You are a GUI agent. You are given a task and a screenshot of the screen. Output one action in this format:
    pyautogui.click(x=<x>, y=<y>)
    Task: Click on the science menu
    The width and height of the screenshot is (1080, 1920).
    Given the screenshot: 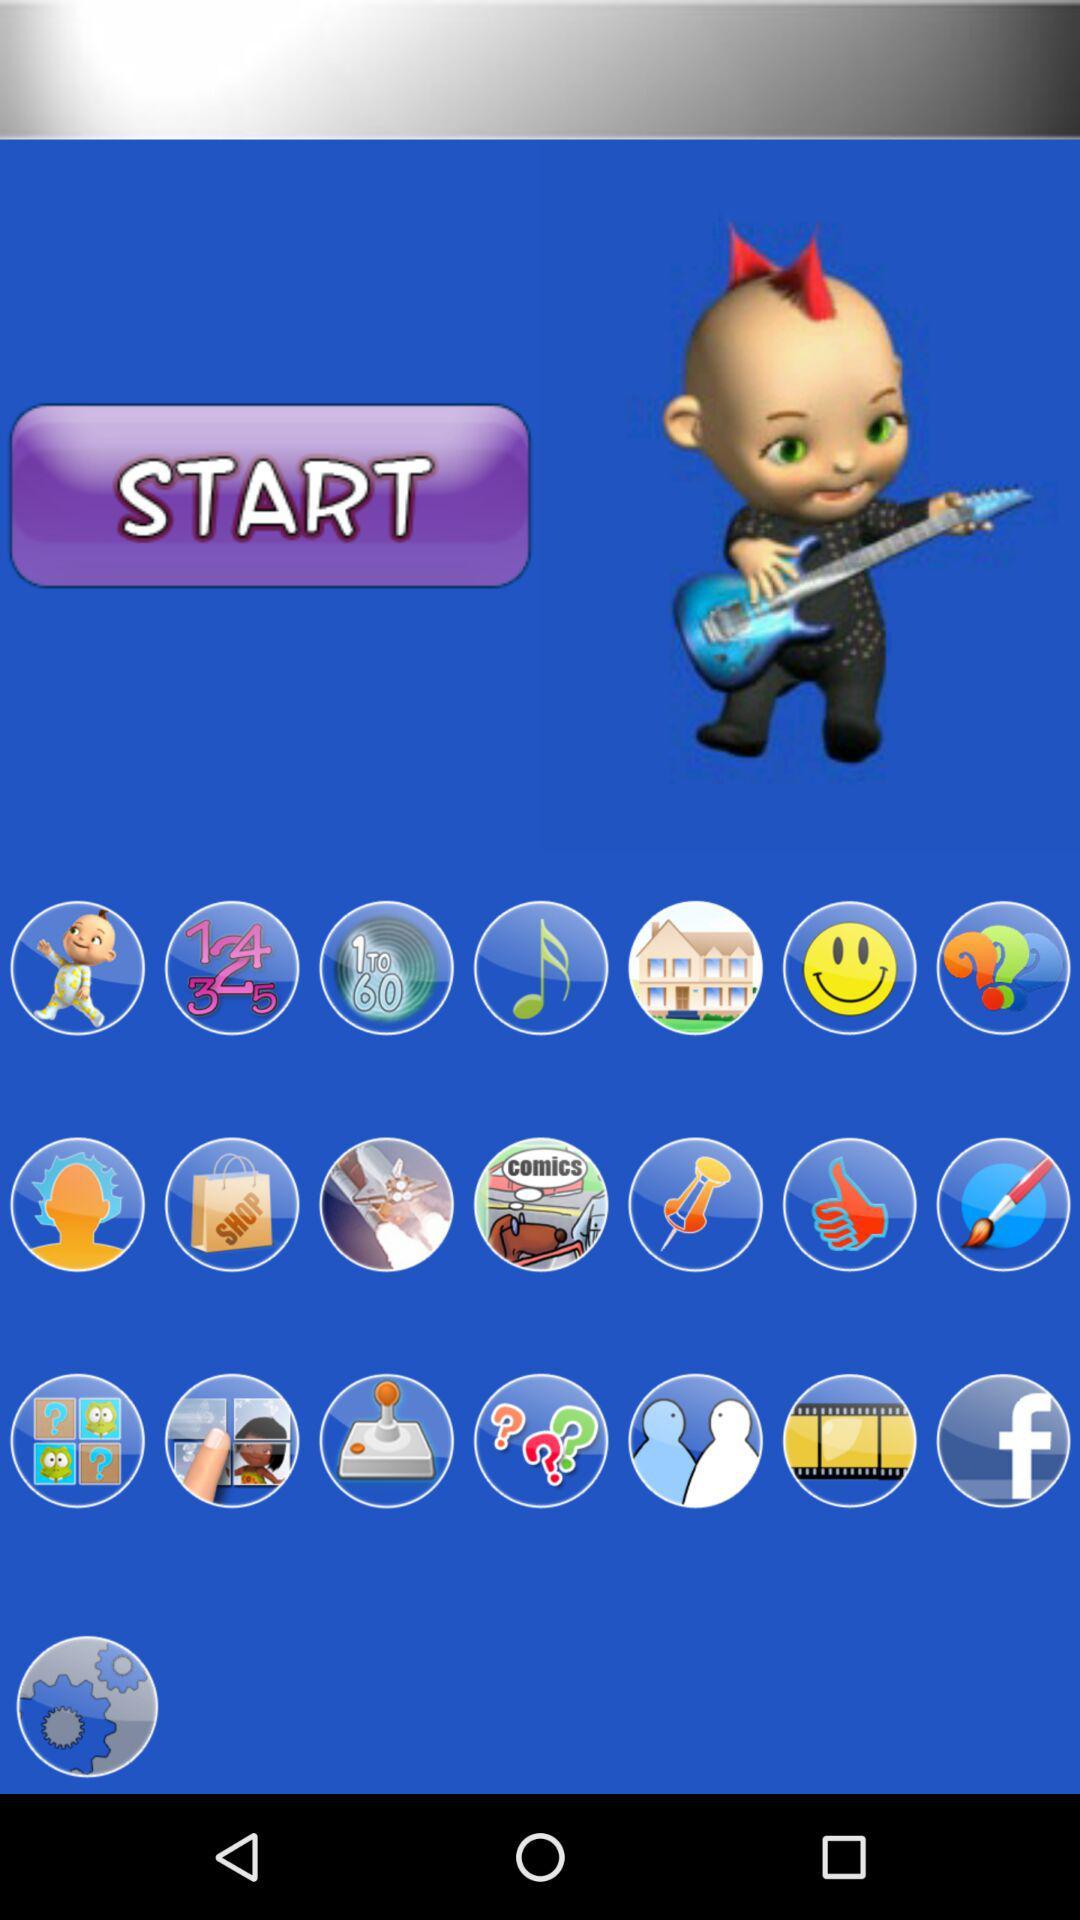 What is the action you would take?
    pyautogui.click(x=386, y=1203)
    